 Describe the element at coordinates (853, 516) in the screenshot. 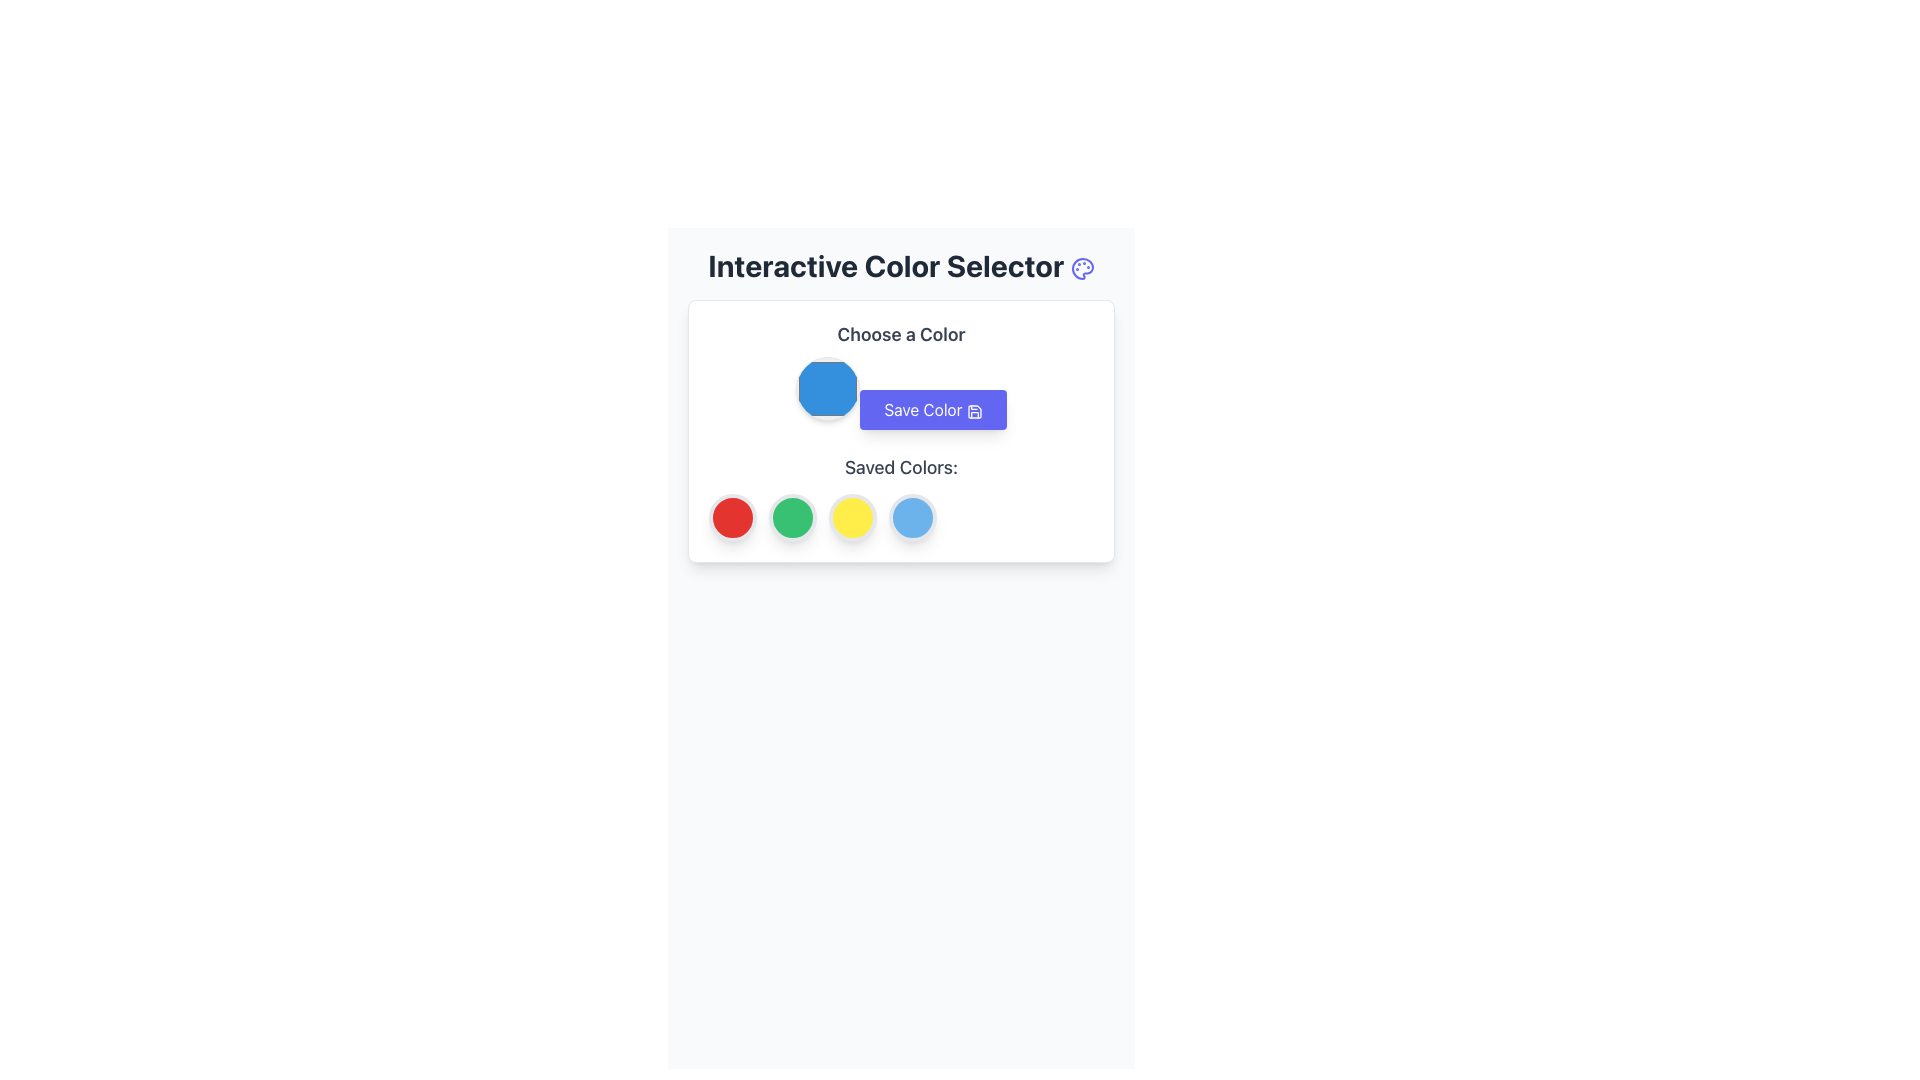

I see `the third selectable color indicator representing yellow in the 'Saved Colors:' section of the interface` at that location.